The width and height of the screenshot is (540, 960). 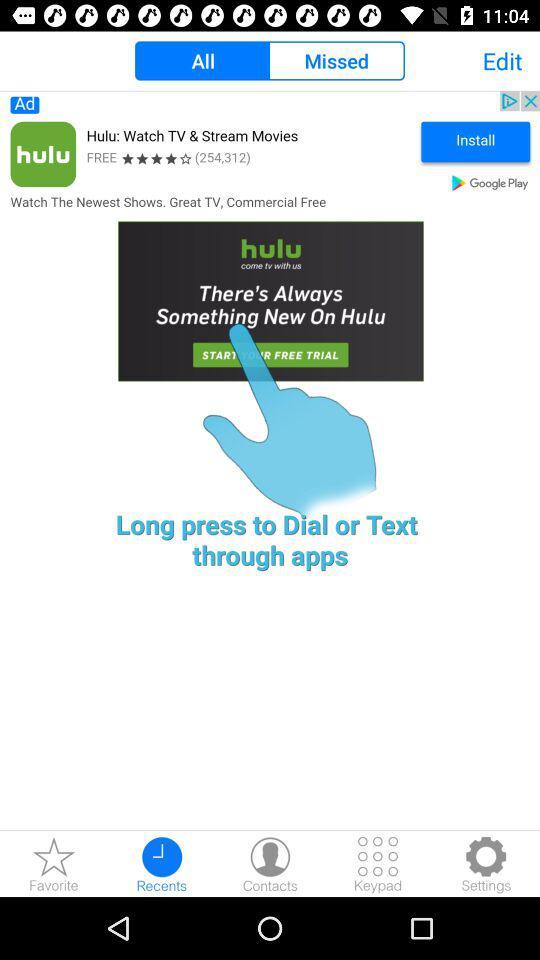 I want to click on start using hulu app, so click(x=270, y=254).